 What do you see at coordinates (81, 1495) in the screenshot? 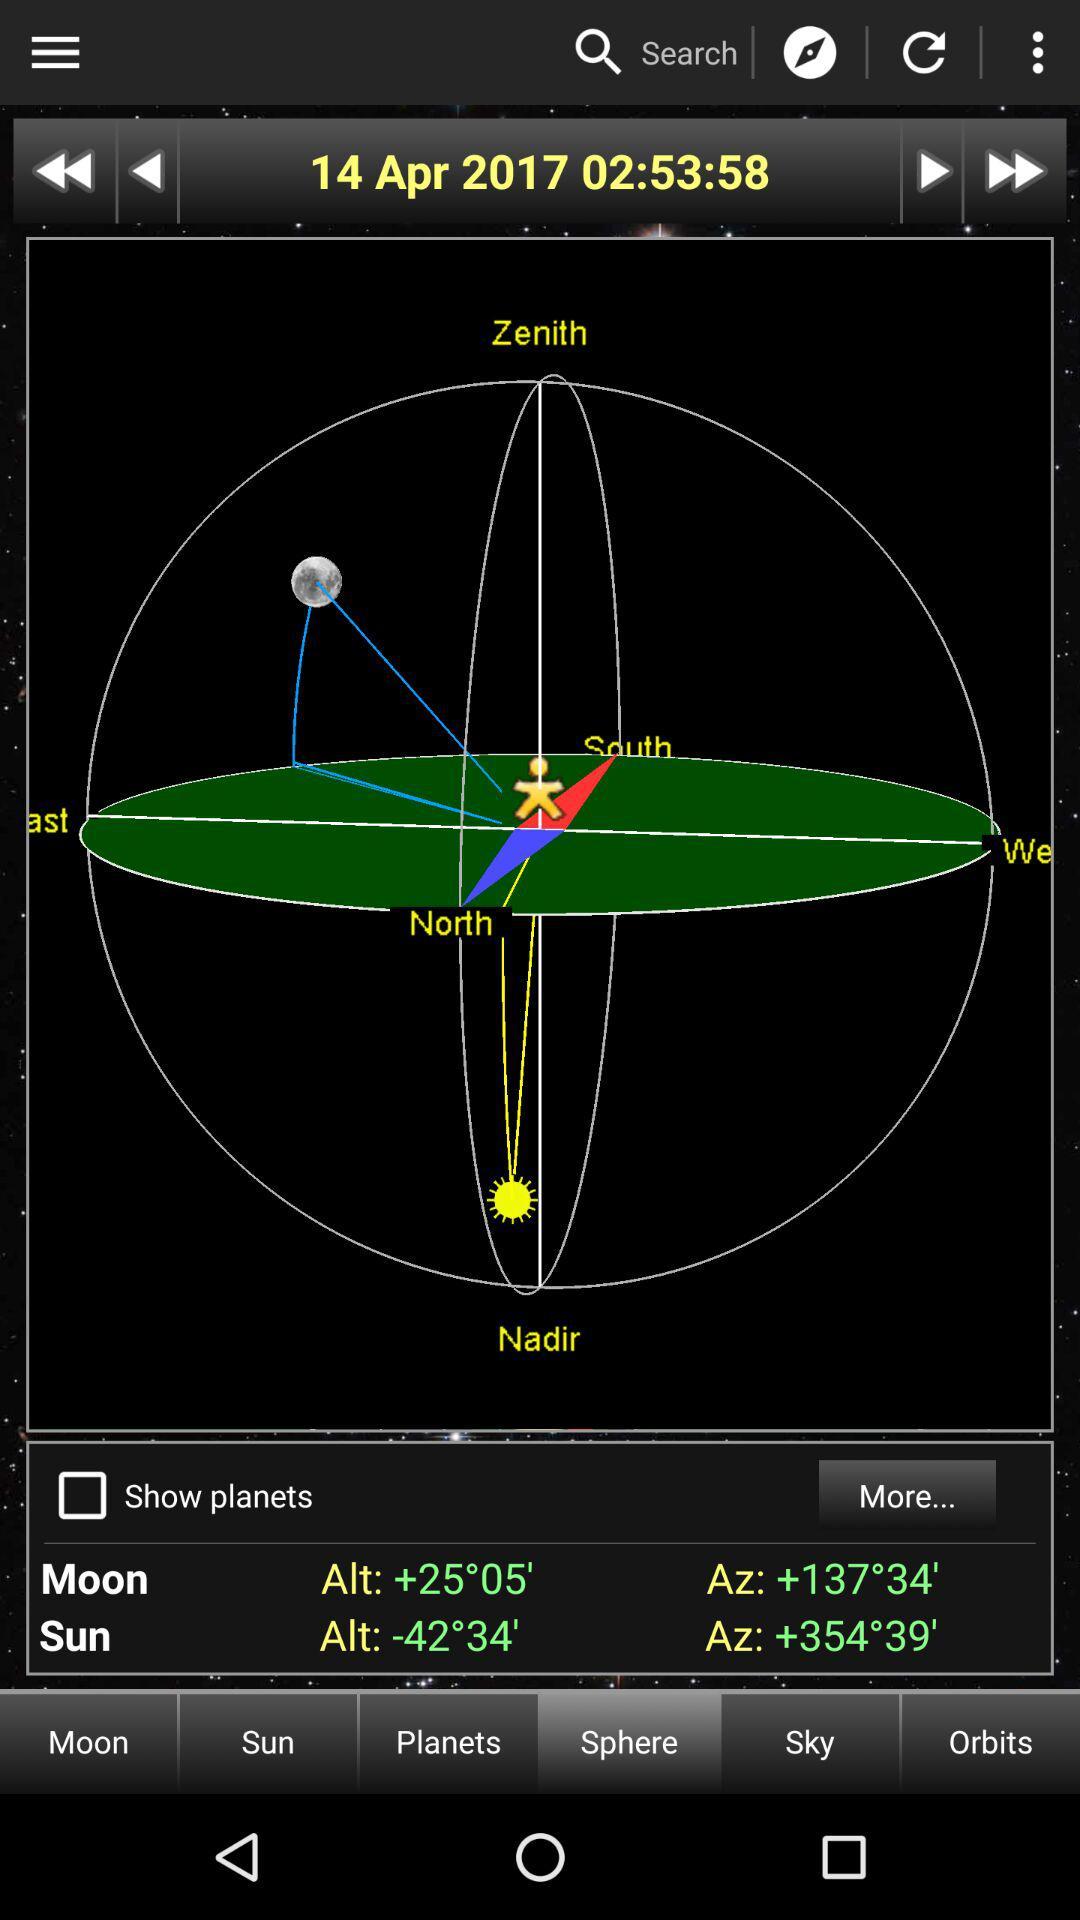
I see `the icon to the left of show planets` at bounding box center [81, 1495].